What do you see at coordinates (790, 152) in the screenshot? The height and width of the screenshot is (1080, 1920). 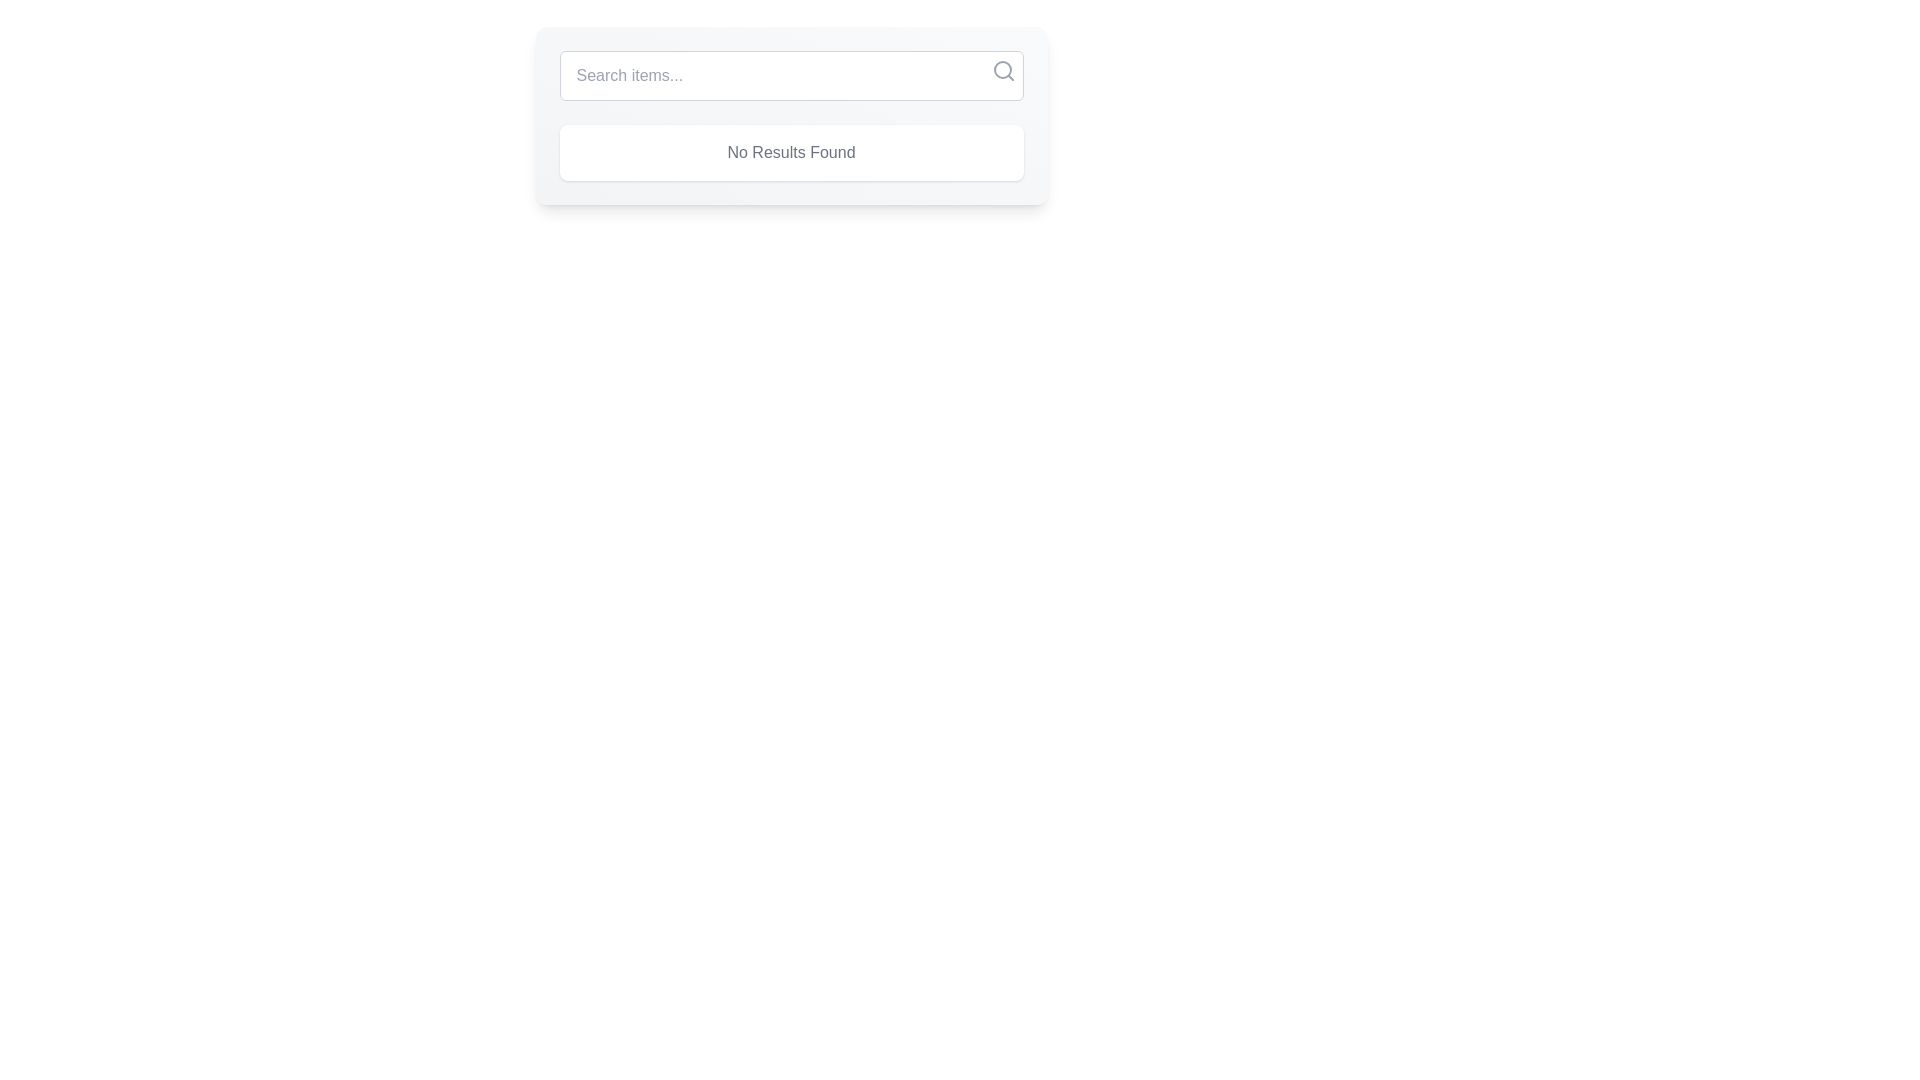 I see `the label displaying 'No Results Found', which is a white rectangular box with rounded corners located below the search bar` at bounding box center [790, 152].